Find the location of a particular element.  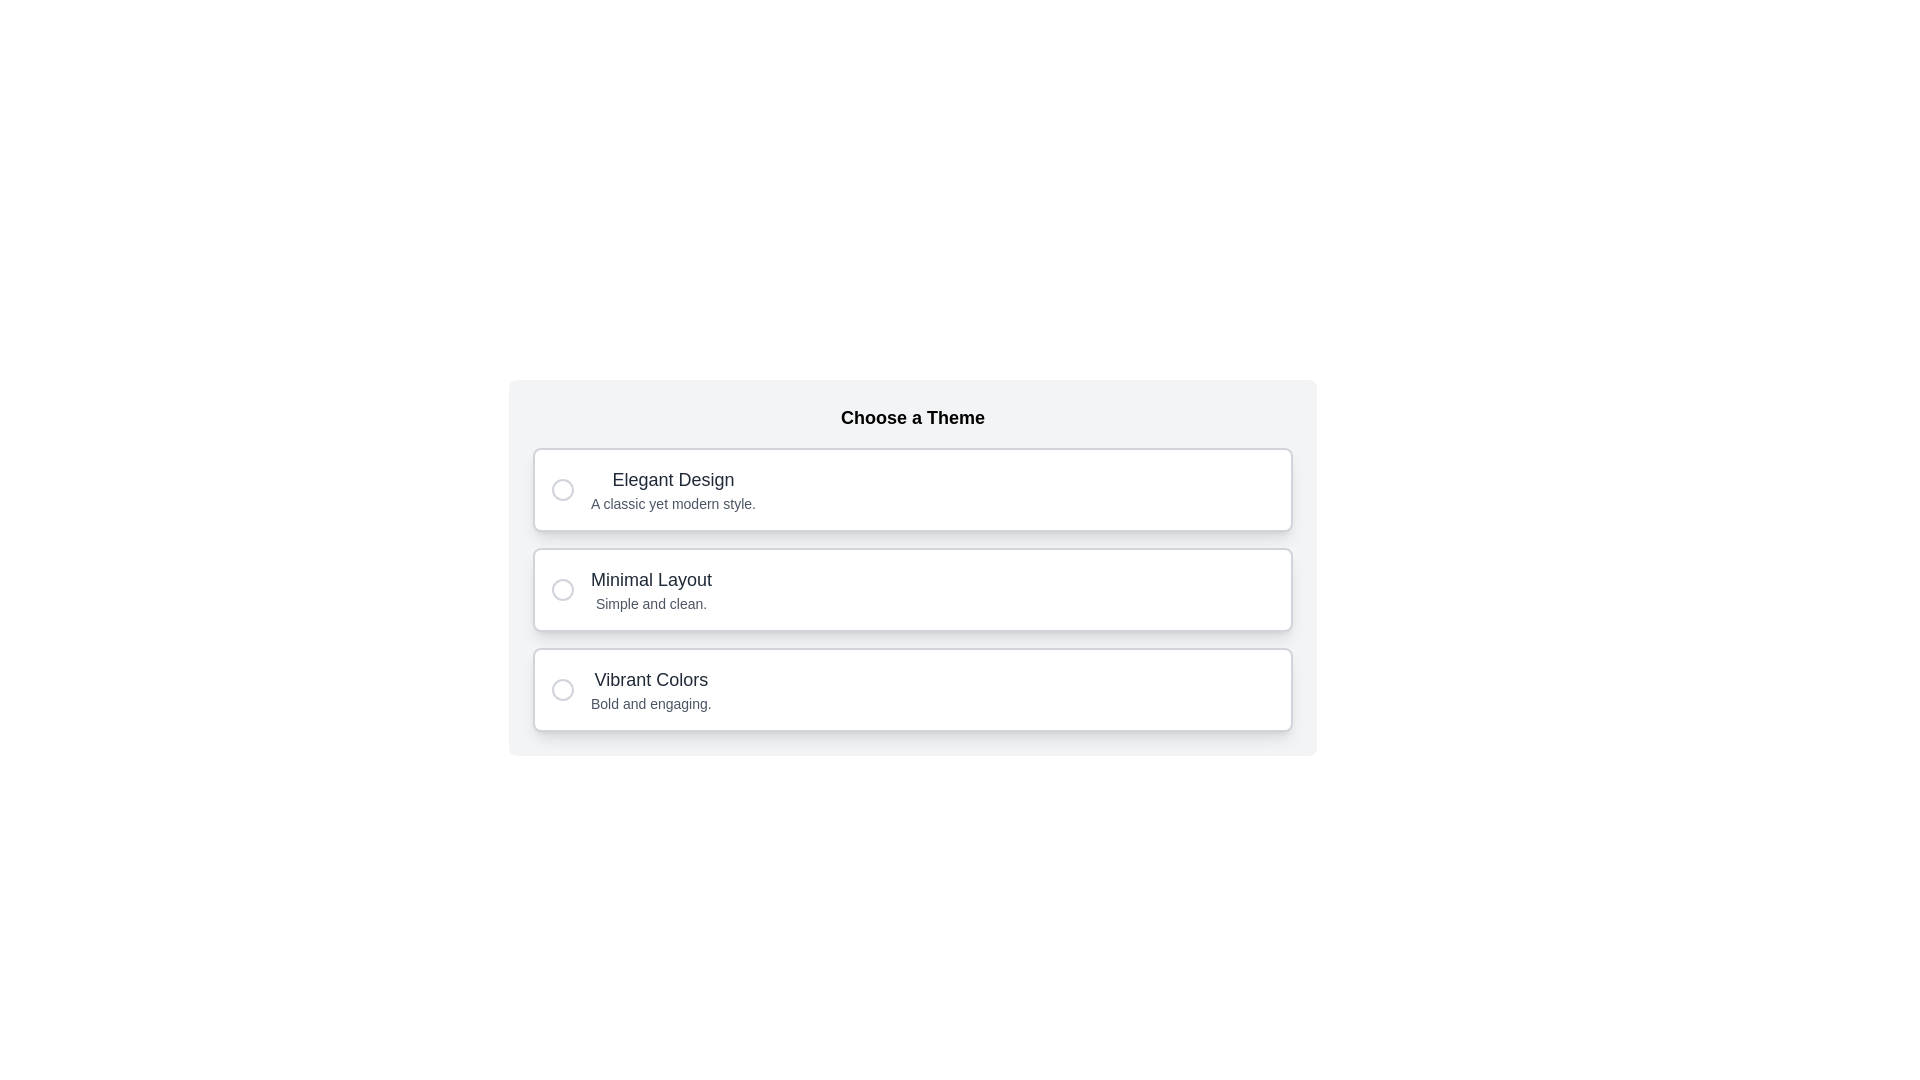

the 'Minimal Layout' text label is located at coordinates (651, 579).